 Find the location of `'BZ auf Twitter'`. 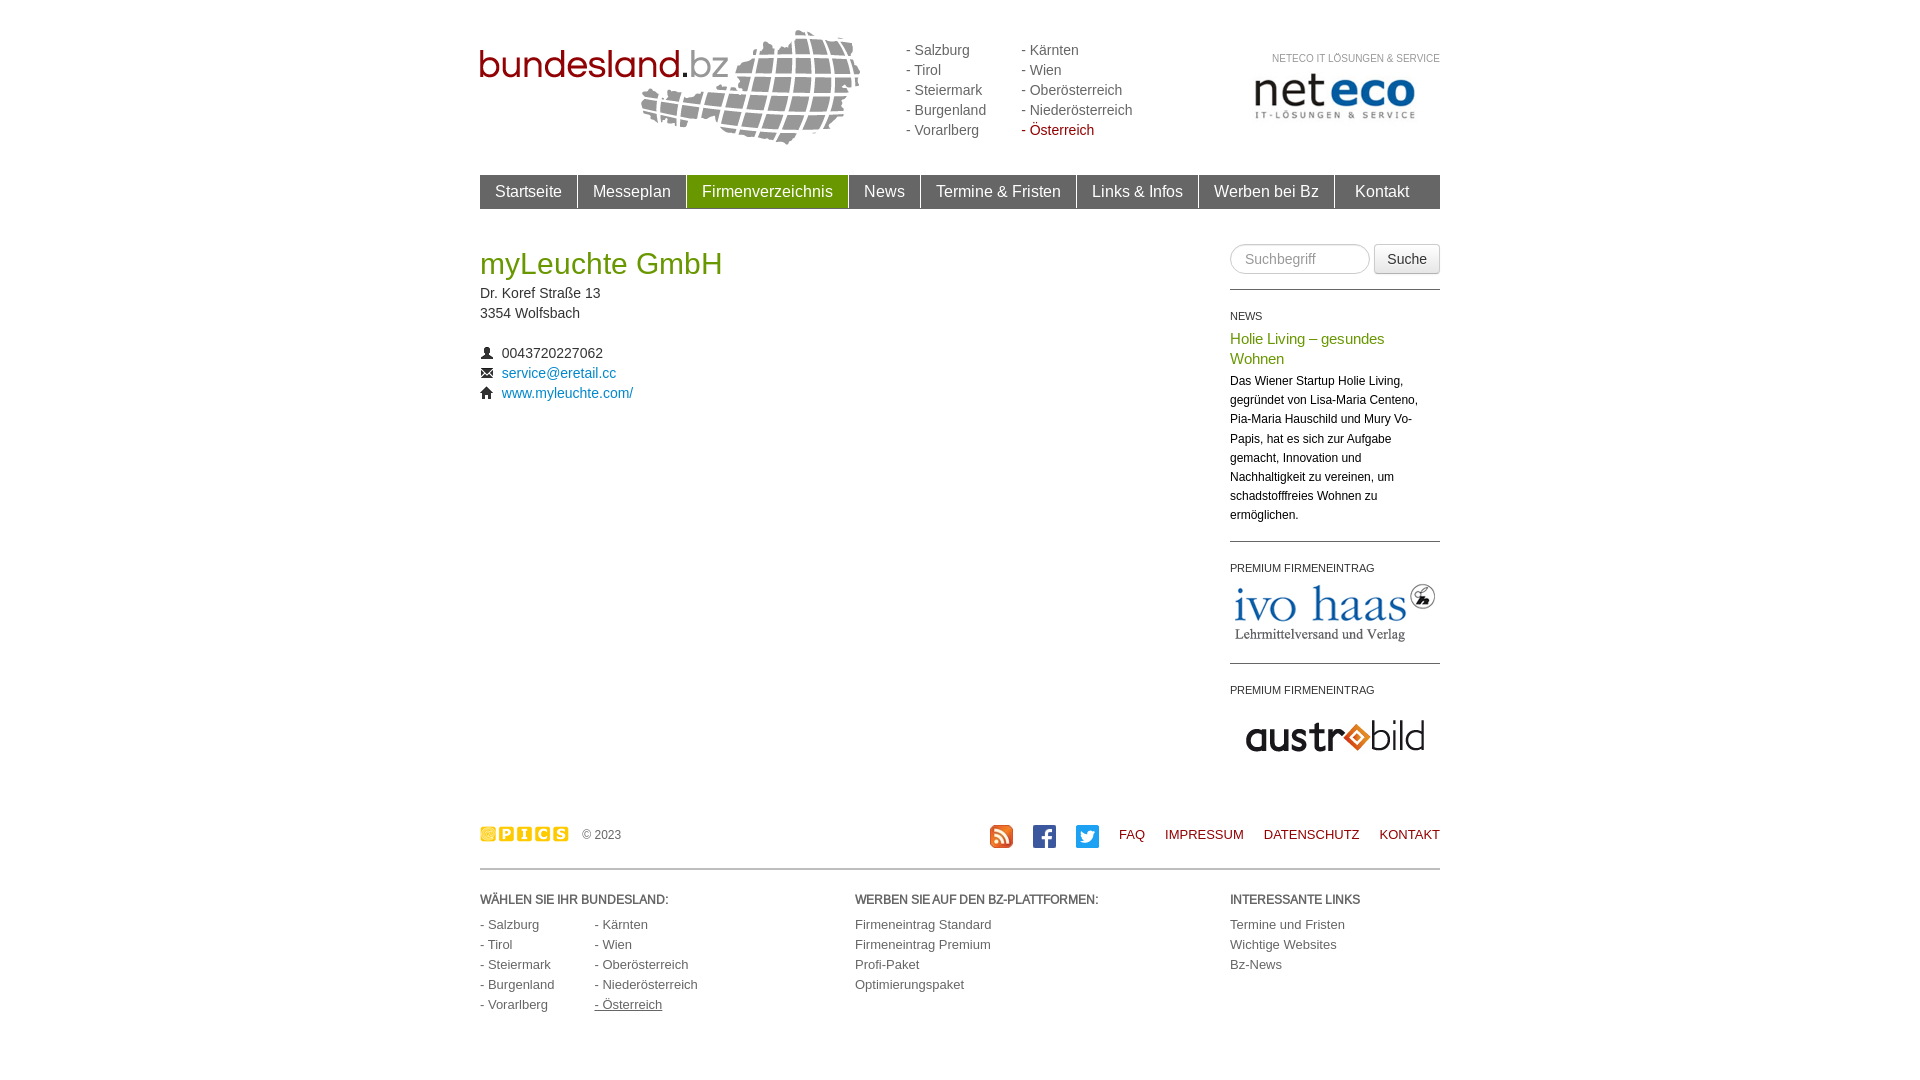

'BZ auf Twitter' is located at coordinates (1086, 835).